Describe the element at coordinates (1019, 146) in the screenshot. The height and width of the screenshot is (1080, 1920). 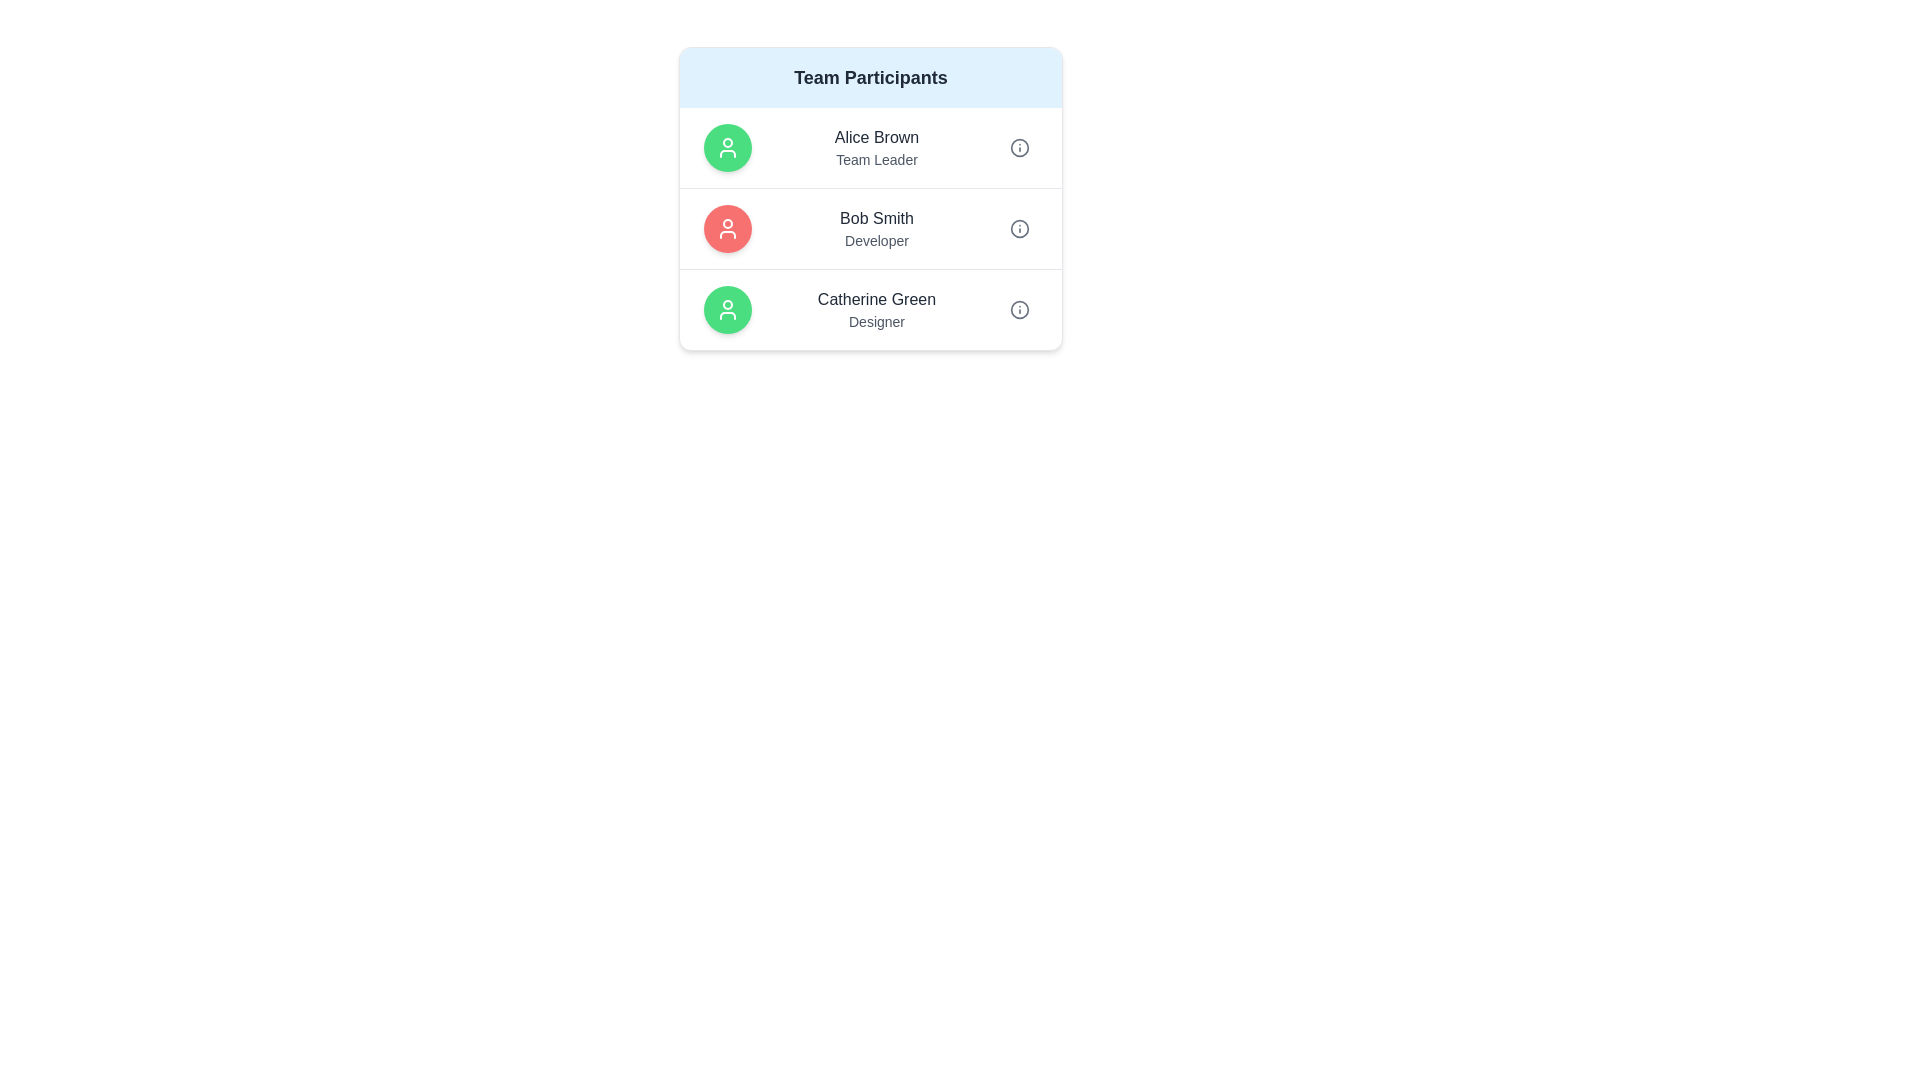
I see `the circular information button with a gray border and 'i' symbol located to the right of 'Alice Brown' and 'Team Leader'` at that location.